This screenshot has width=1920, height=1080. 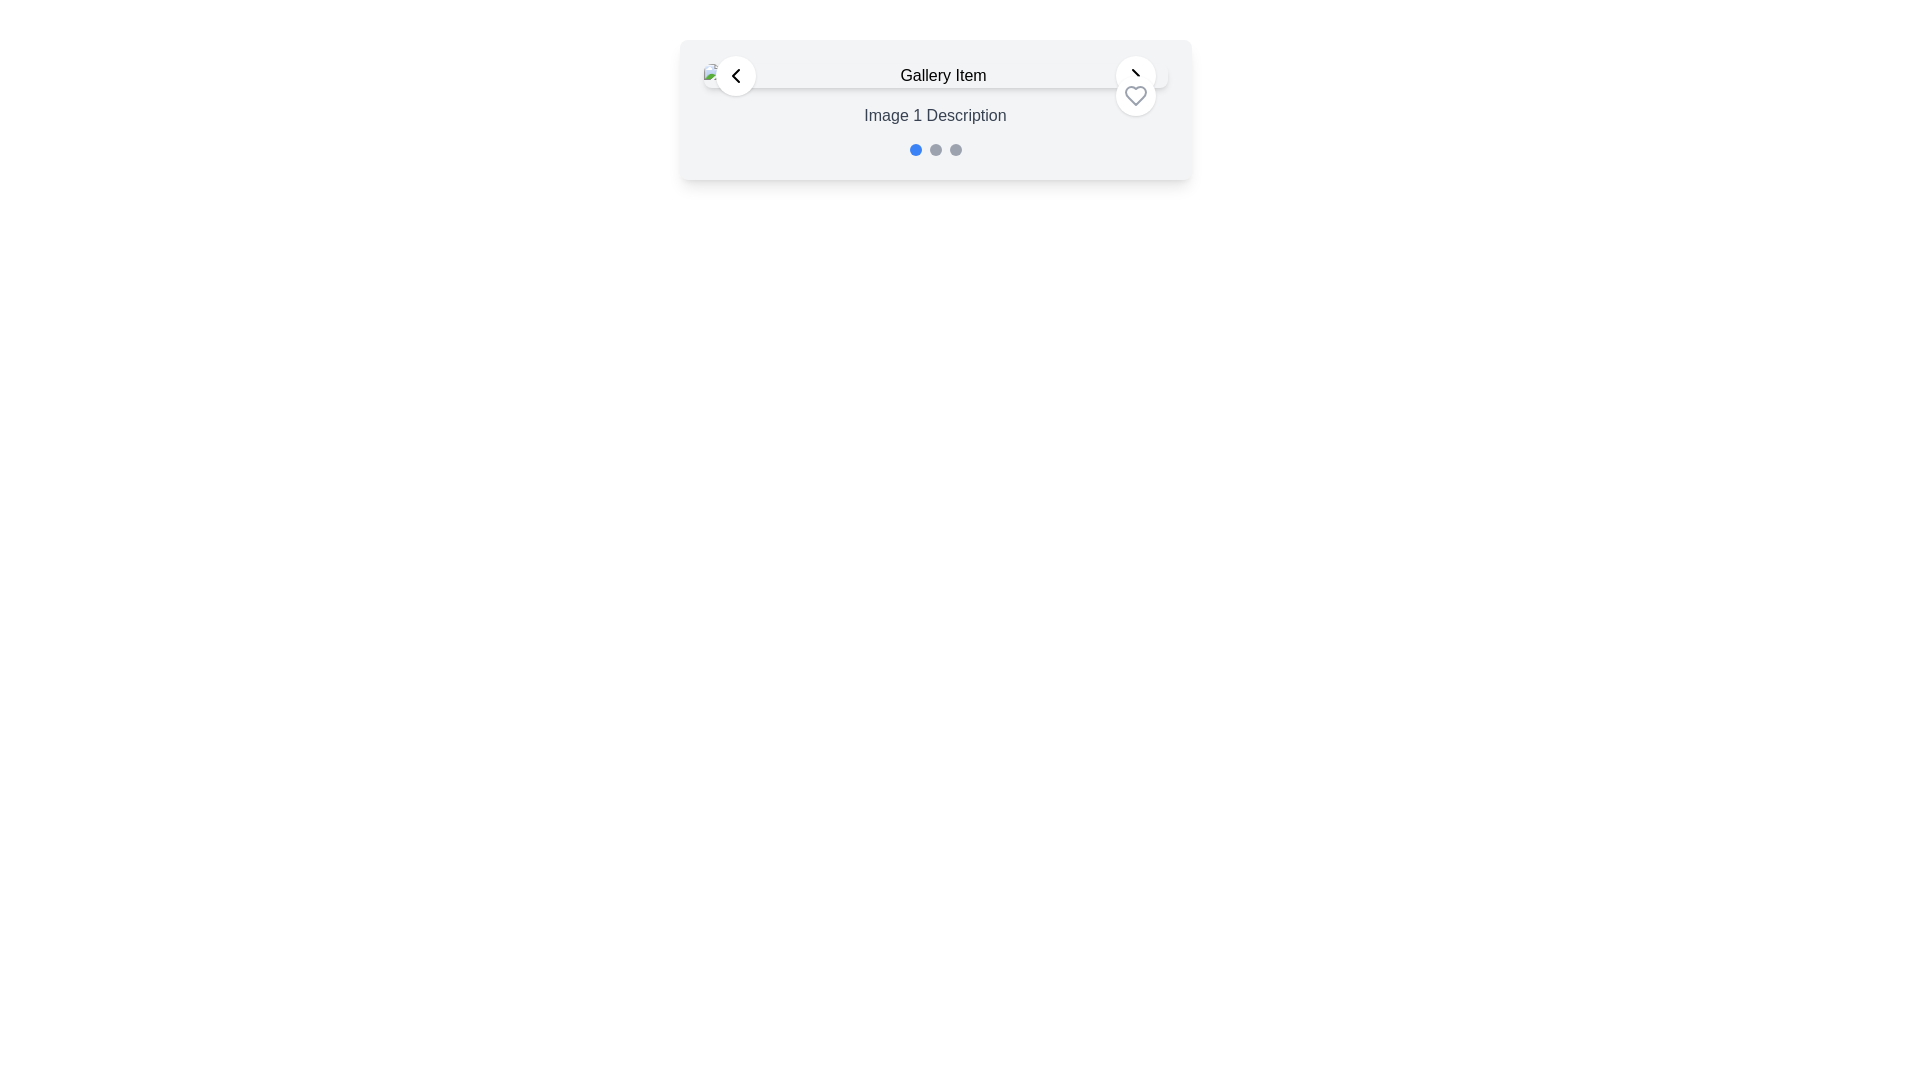 I want to click on the textual description element that provides information about the displayed gallery item, located centrally below the image content, so click(x=934, y=115).